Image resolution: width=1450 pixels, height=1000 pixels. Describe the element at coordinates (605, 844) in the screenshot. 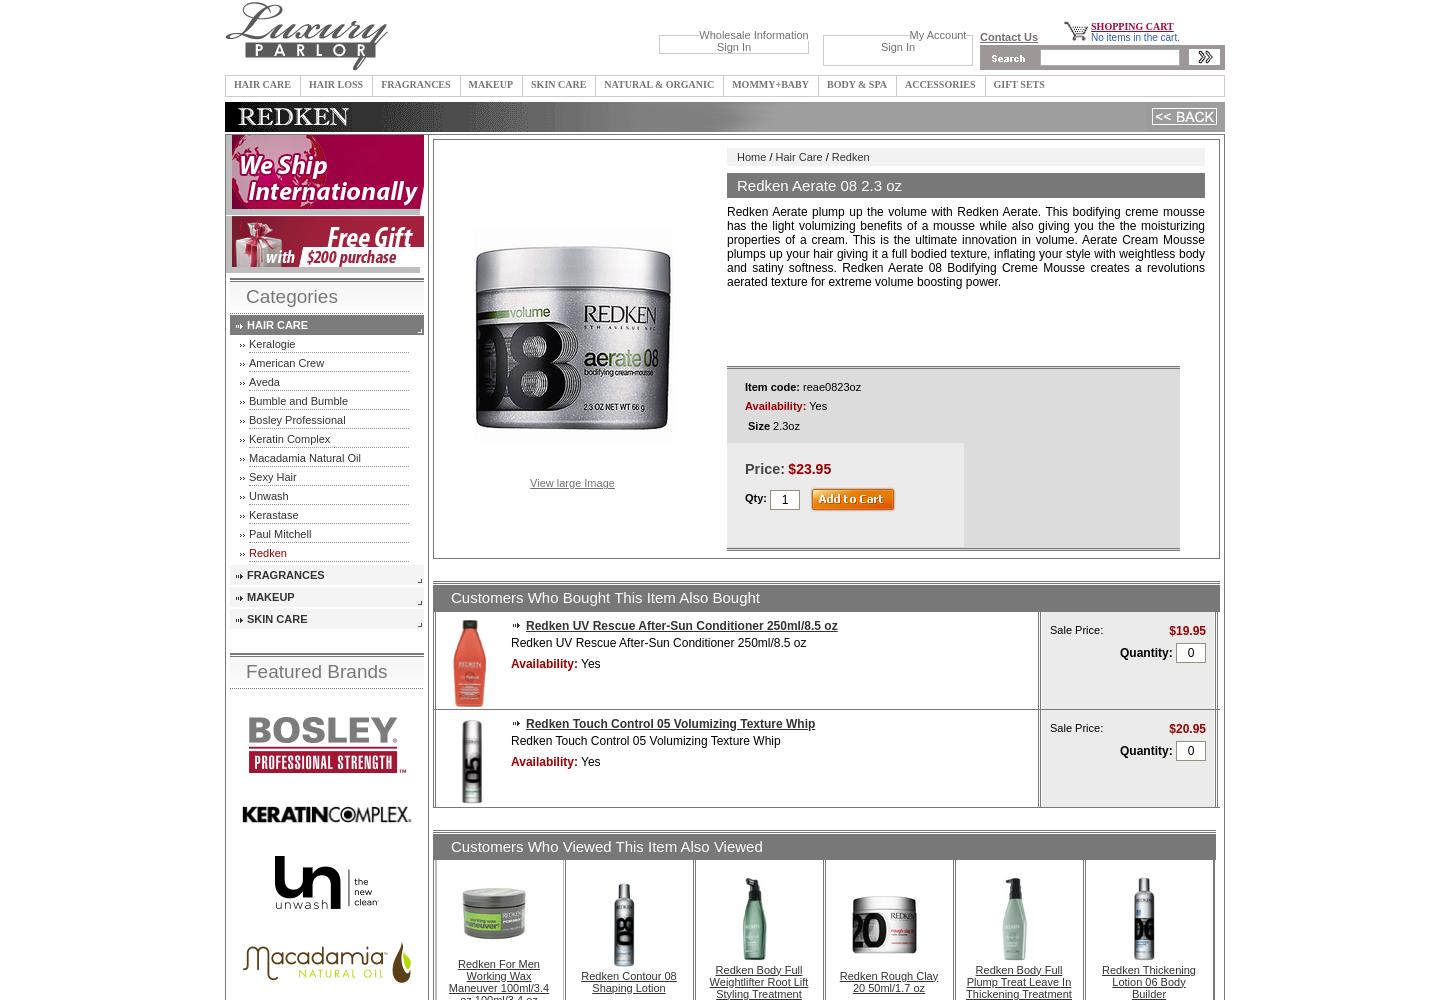

I see `'Customers Who Viewed This Item Also Viewed'` at that location.